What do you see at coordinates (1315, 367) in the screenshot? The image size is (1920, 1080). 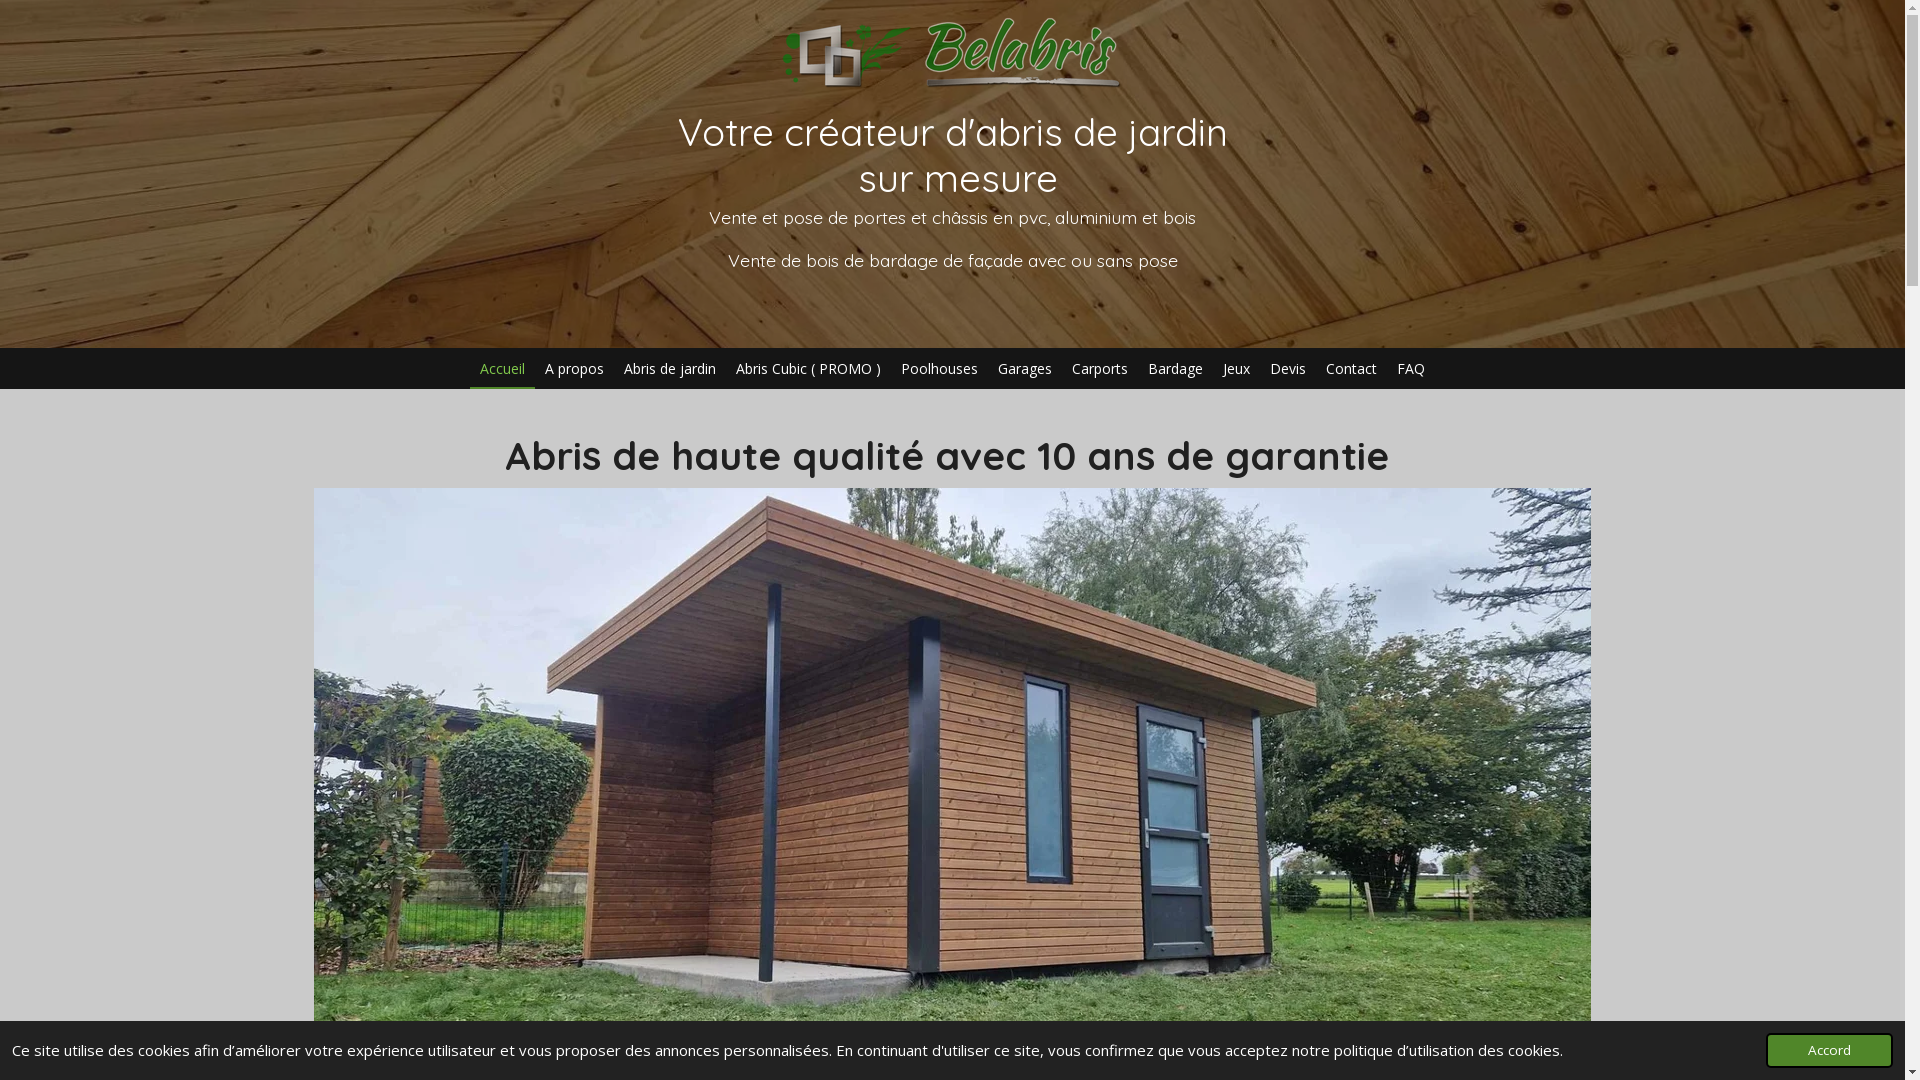 I see `'Contact'` at bounding box center [1315, 367].